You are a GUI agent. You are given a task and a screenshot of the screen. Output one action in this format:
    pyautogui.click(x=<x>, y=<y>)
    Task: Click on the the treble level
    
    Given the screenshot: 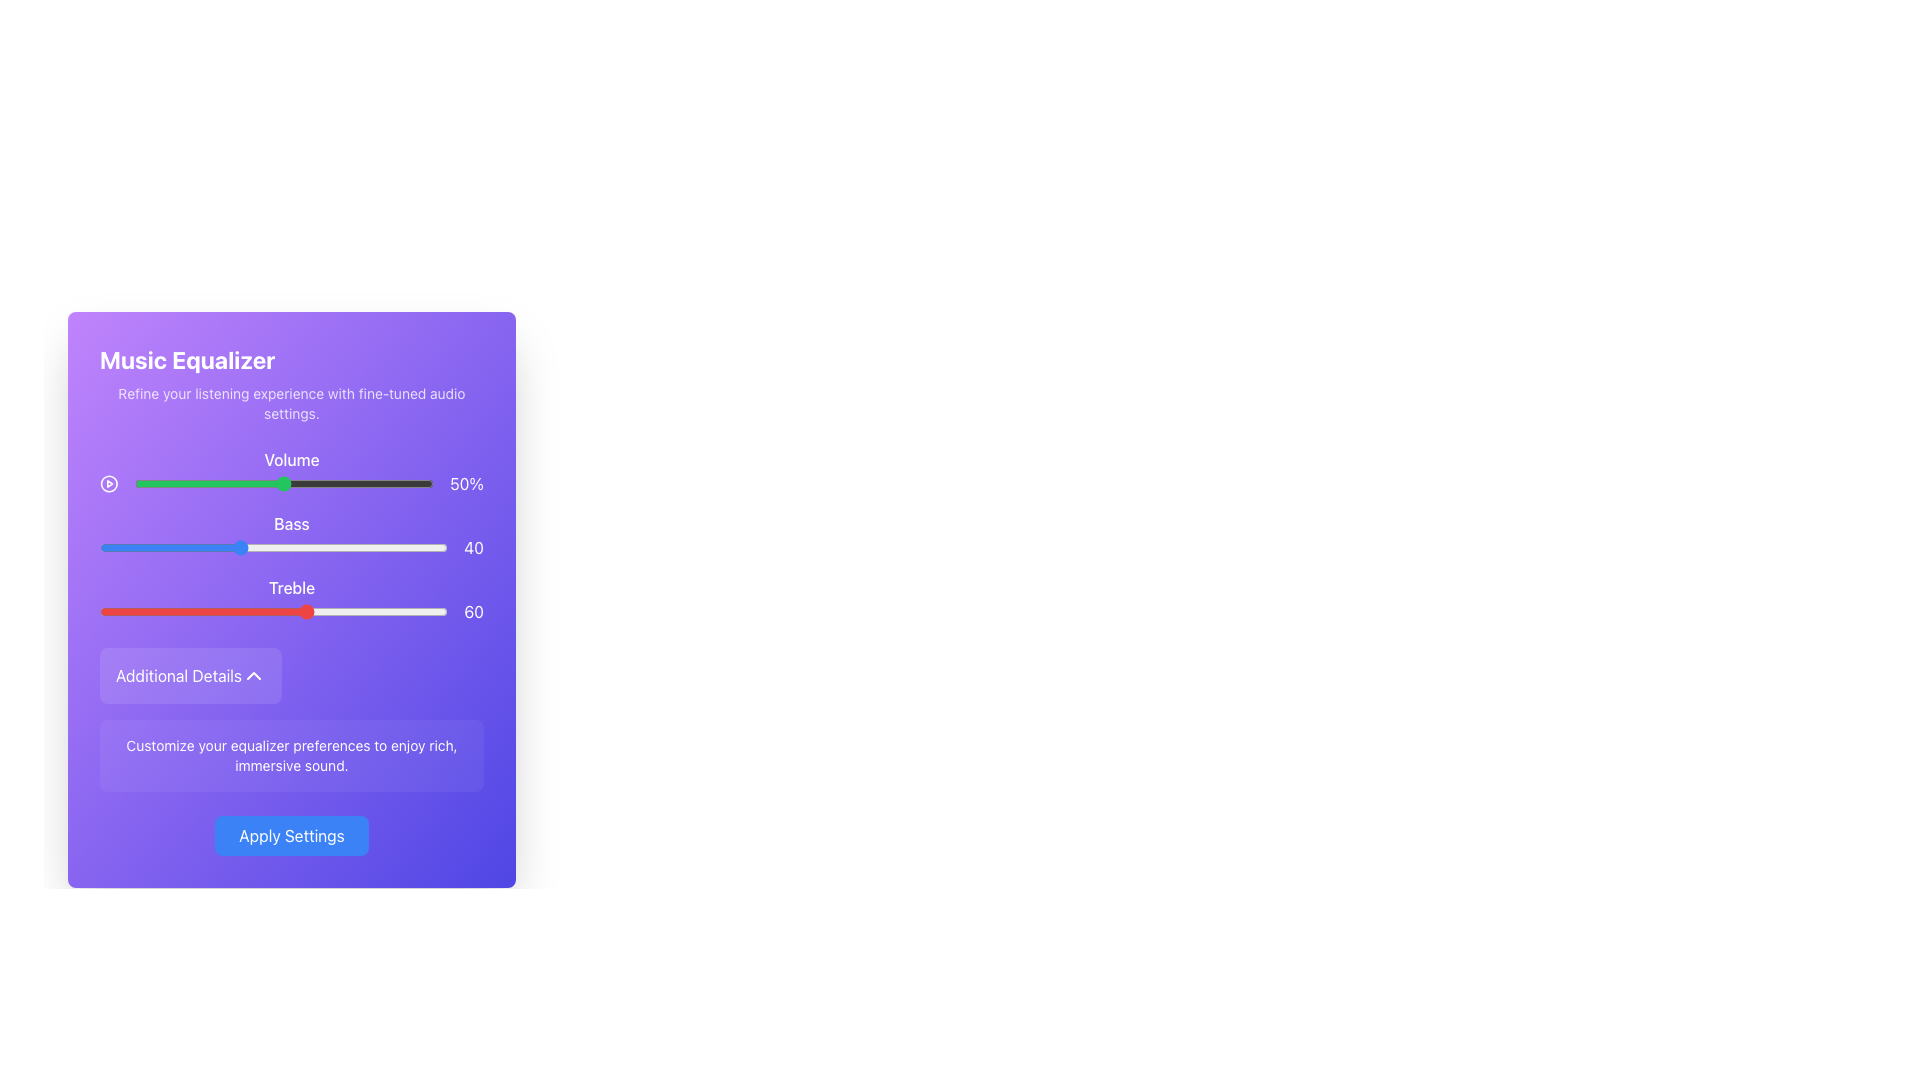 What is the action you would take?
    pyautogui.click(x=399, y=611)
    